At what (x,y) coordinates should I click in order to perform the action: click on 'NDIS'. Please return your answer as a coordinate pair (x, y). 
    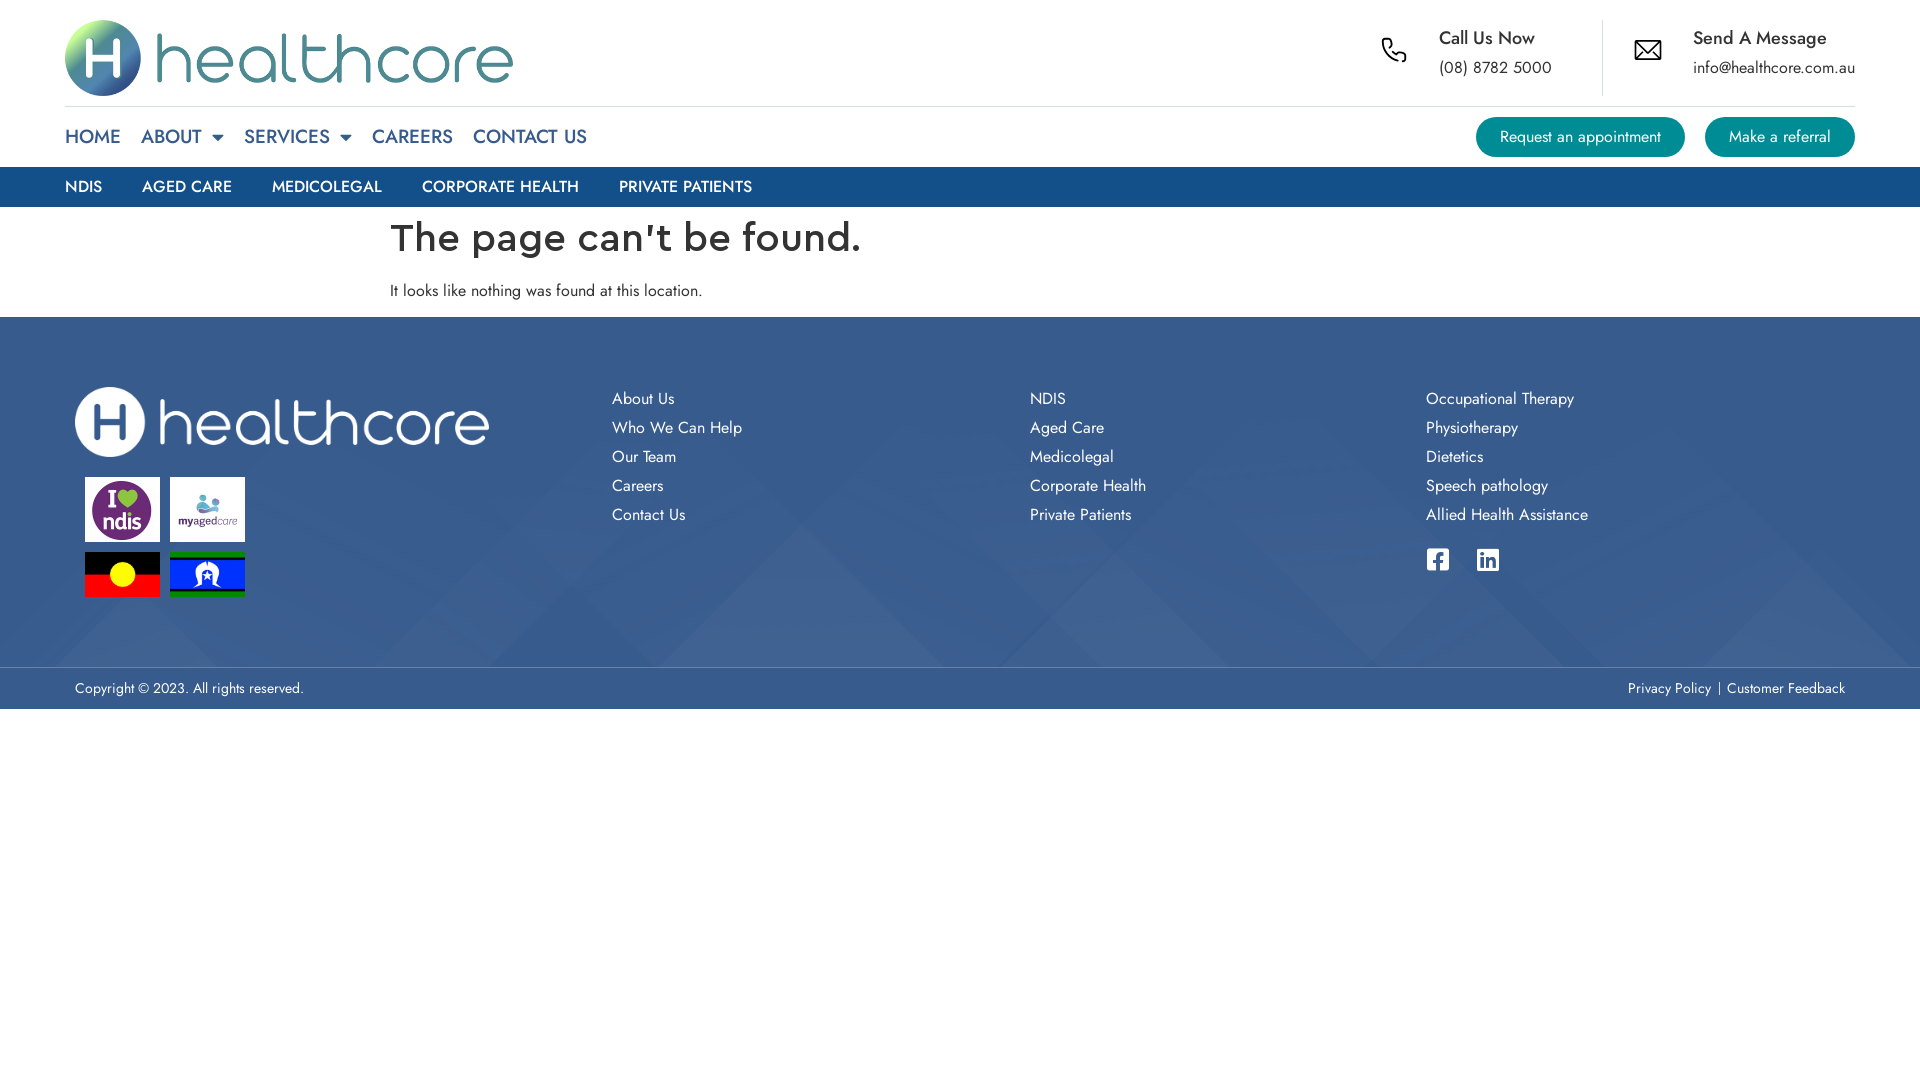
    Looking at the image, I should click on (1046, 398).